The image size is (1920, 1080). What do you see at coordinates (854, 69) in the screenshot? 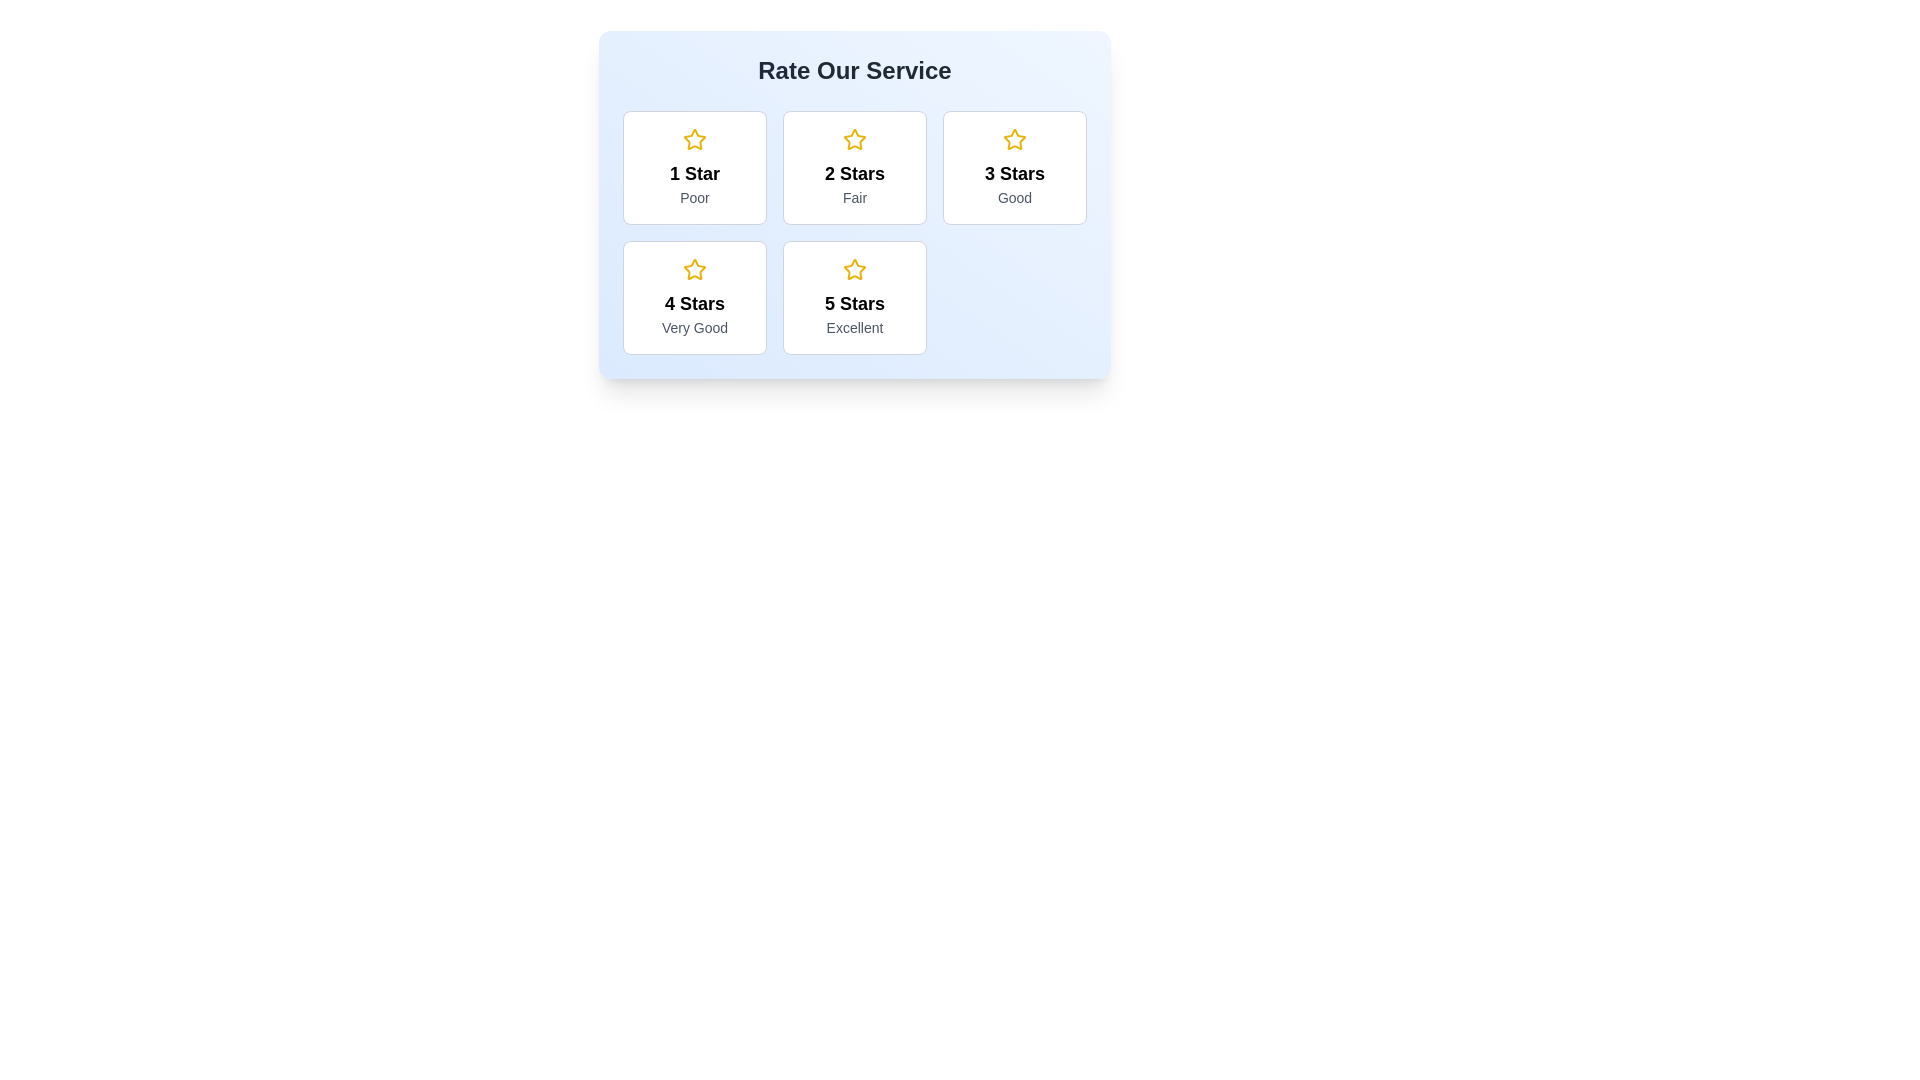
I see `the heading text label located at the top center of the rating section, which indicates the purpose of the subsequent components such as the rating stars` at bounding box center [854, 69].